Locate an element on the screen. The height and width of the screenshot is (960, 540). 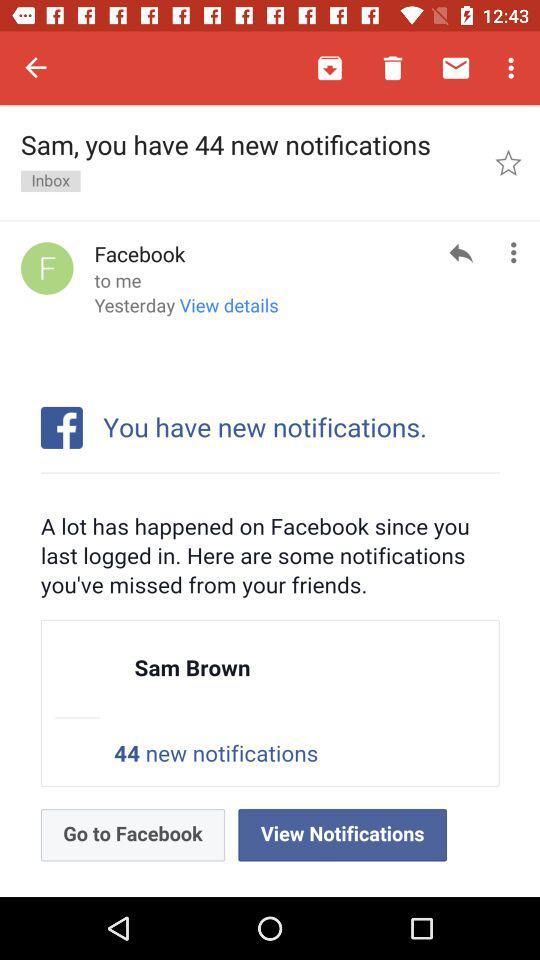
the reply icon is located at coordinates (461, 251).